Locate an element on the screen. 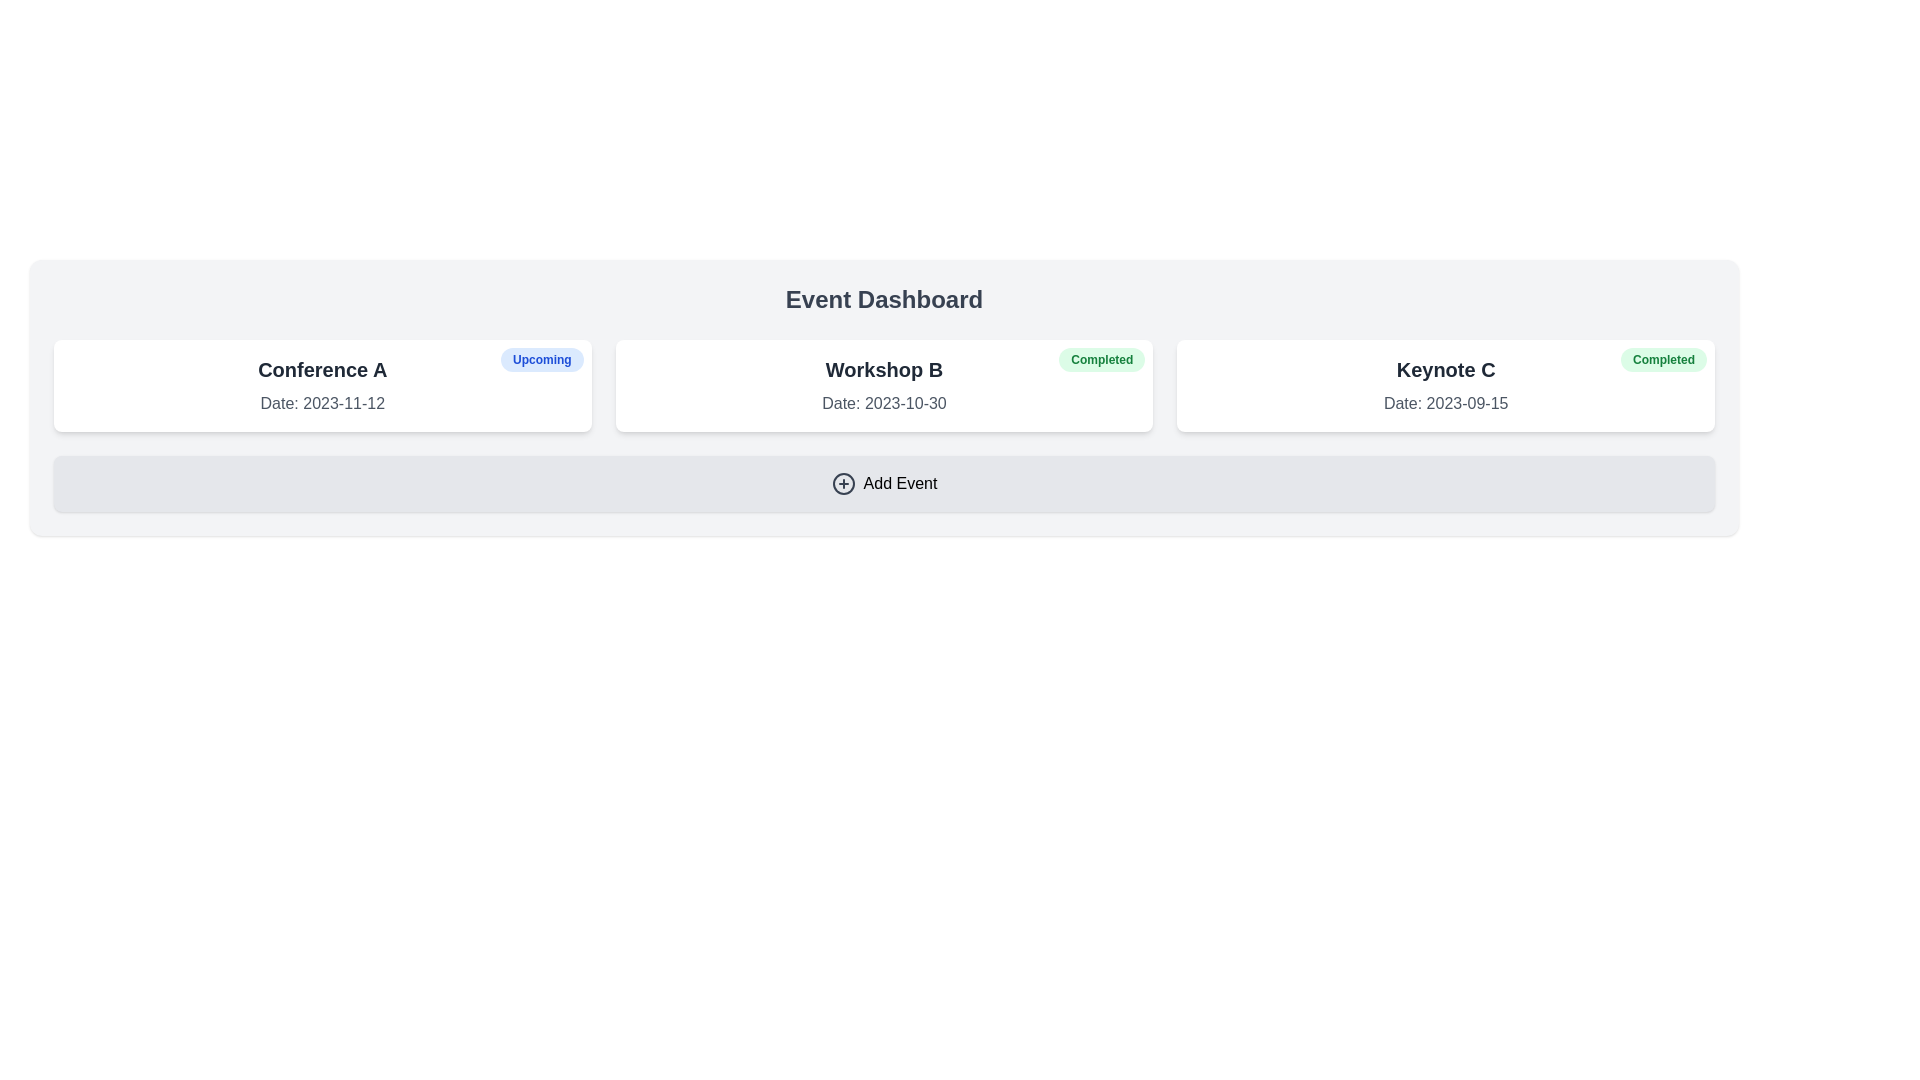 The width and height of the screenshot is (1920, 1080). the Event card titled 'Conference A' is located at coordinates (322, 385).